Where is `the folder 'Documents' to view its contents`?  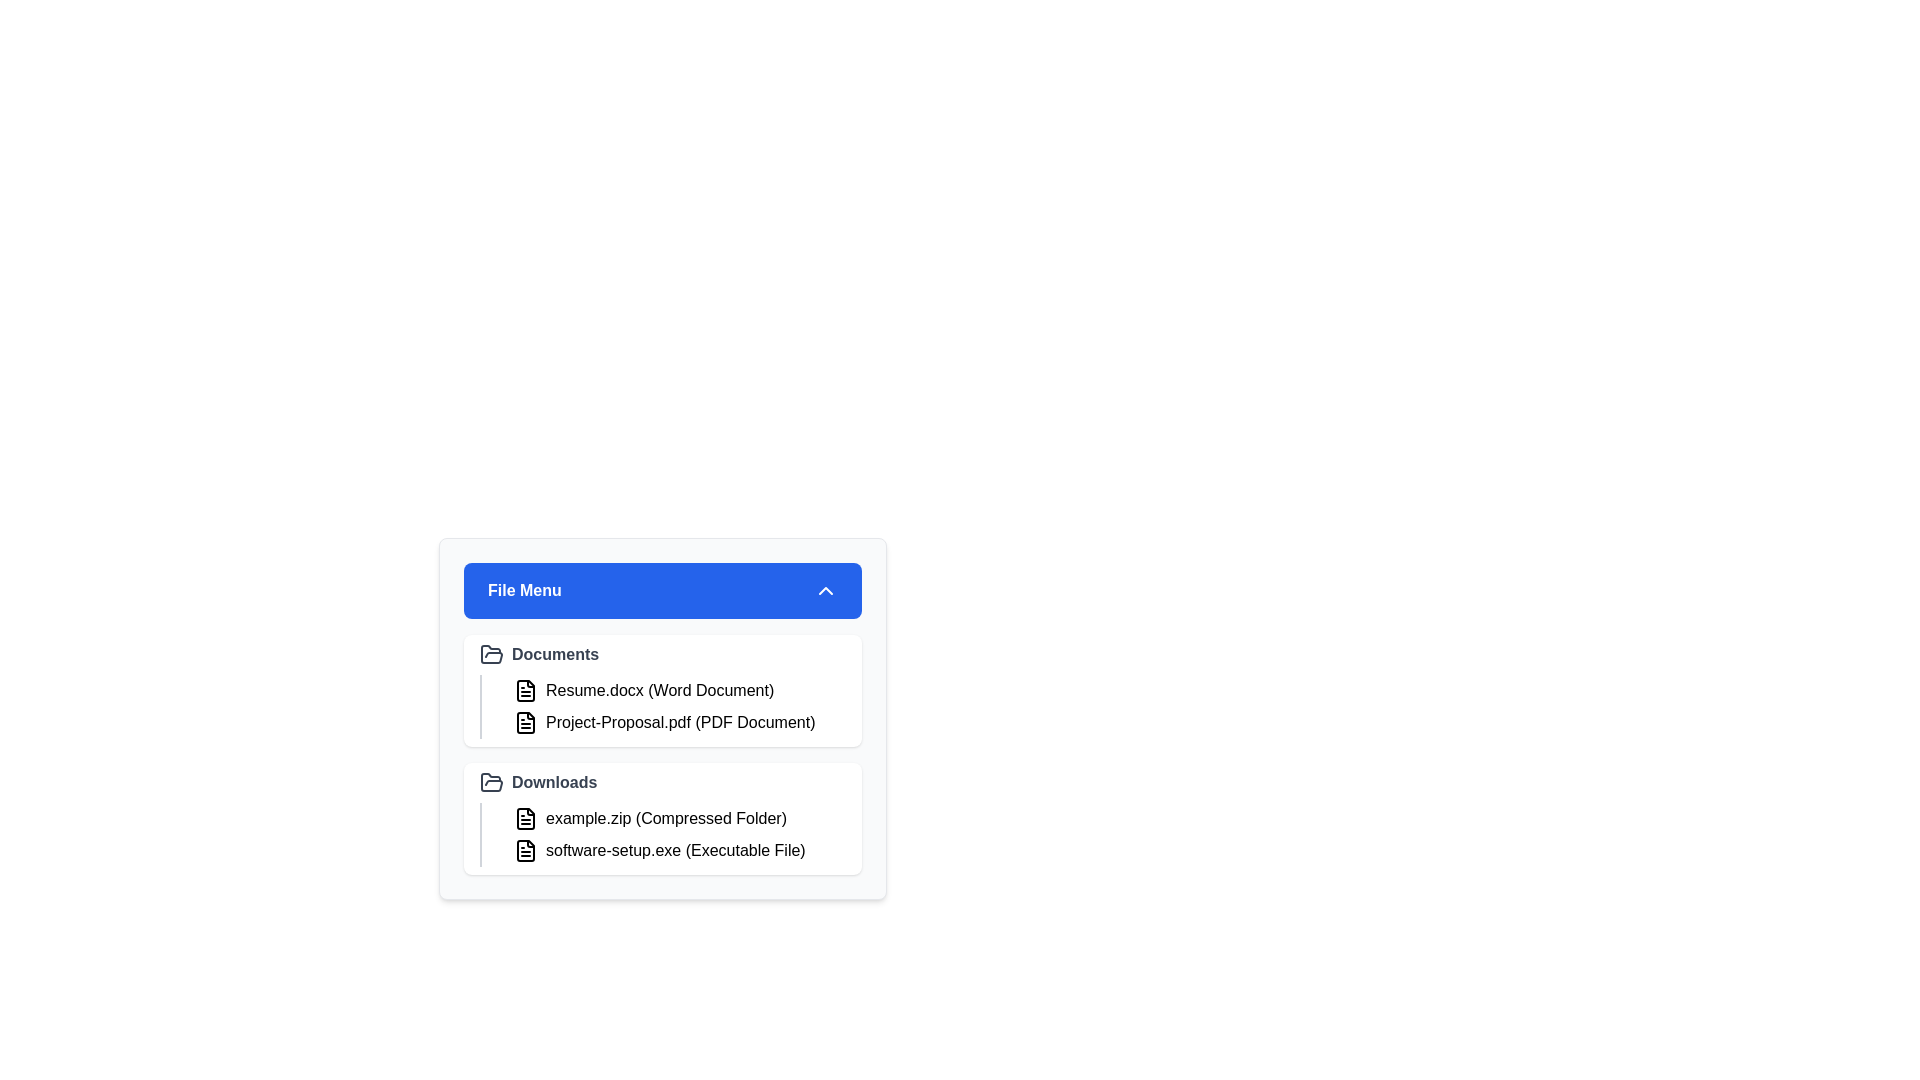 the folder 'Documents' to view its contents is located at coordinates (662, 655).